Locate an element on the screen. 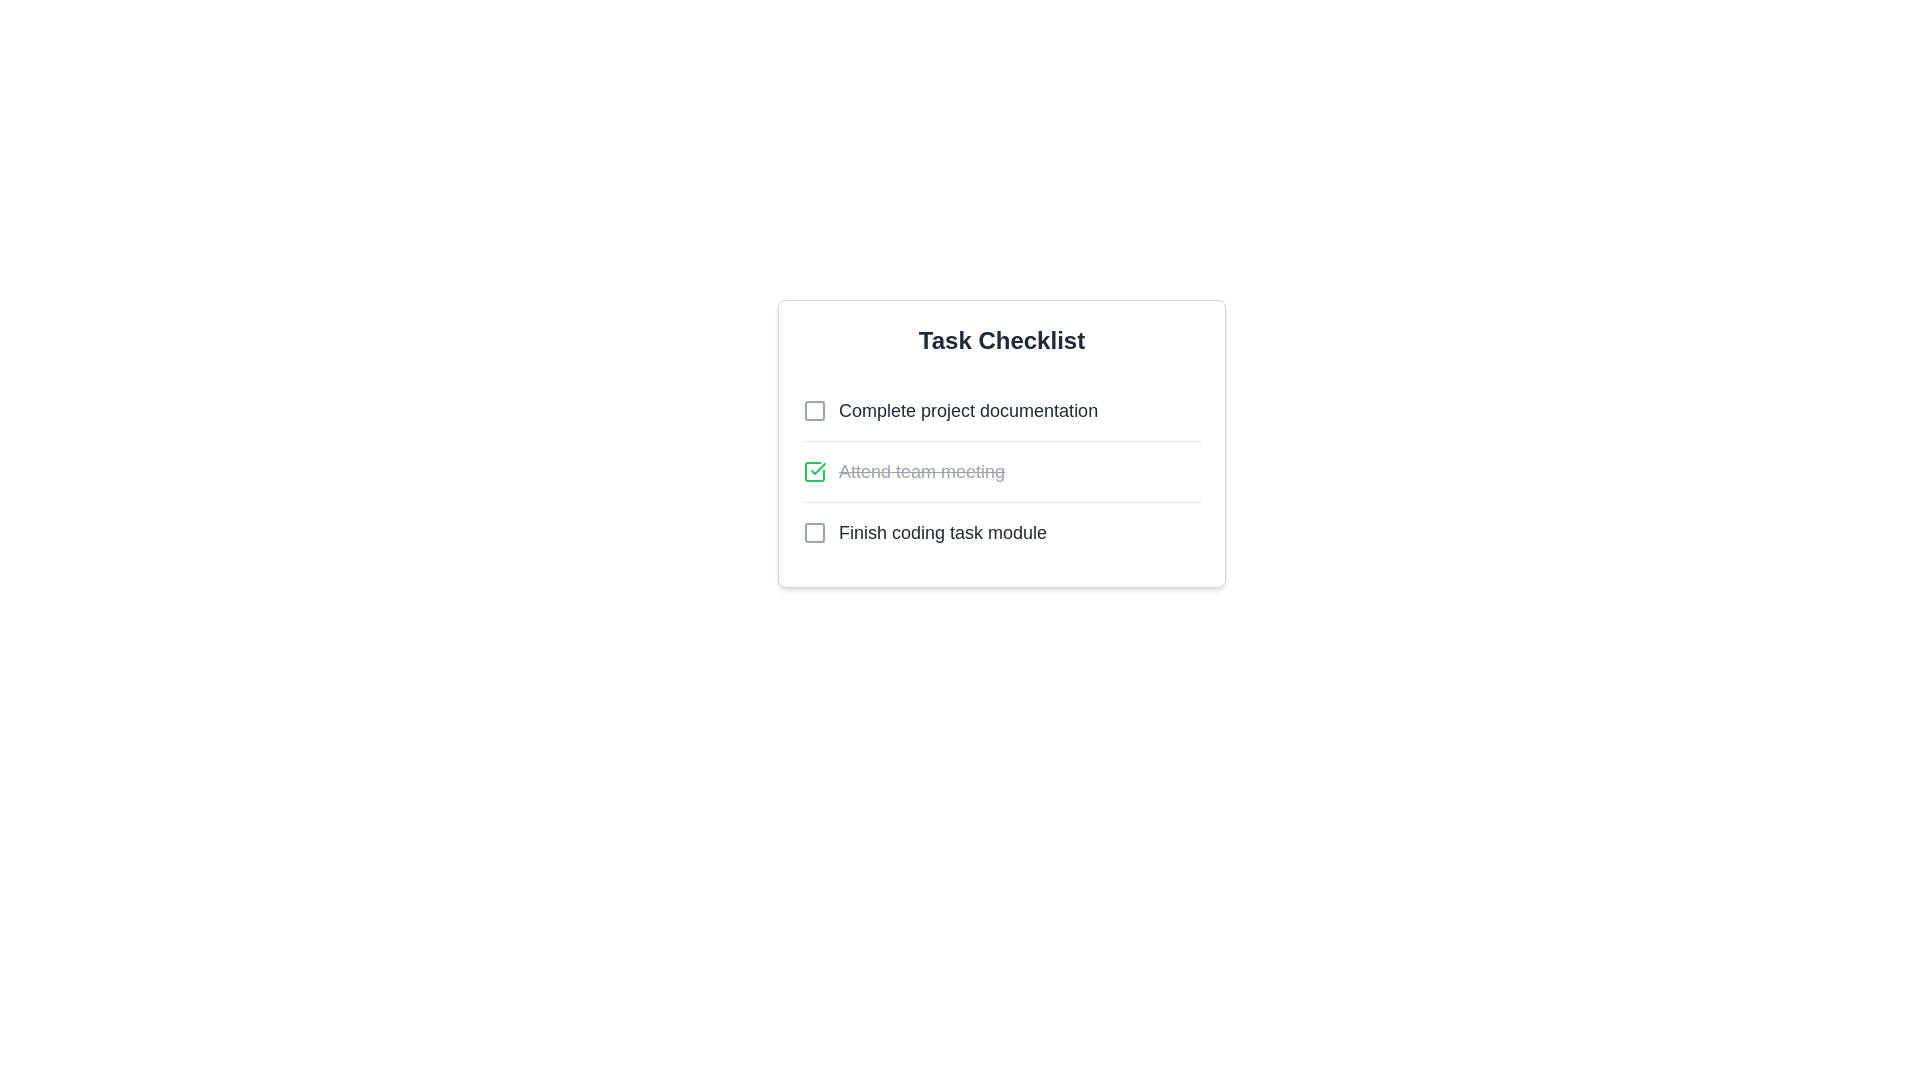  the green checkbox with a checkmark, located to the left of the text 'Attend team meeting' is located at coordinates (815, 471).